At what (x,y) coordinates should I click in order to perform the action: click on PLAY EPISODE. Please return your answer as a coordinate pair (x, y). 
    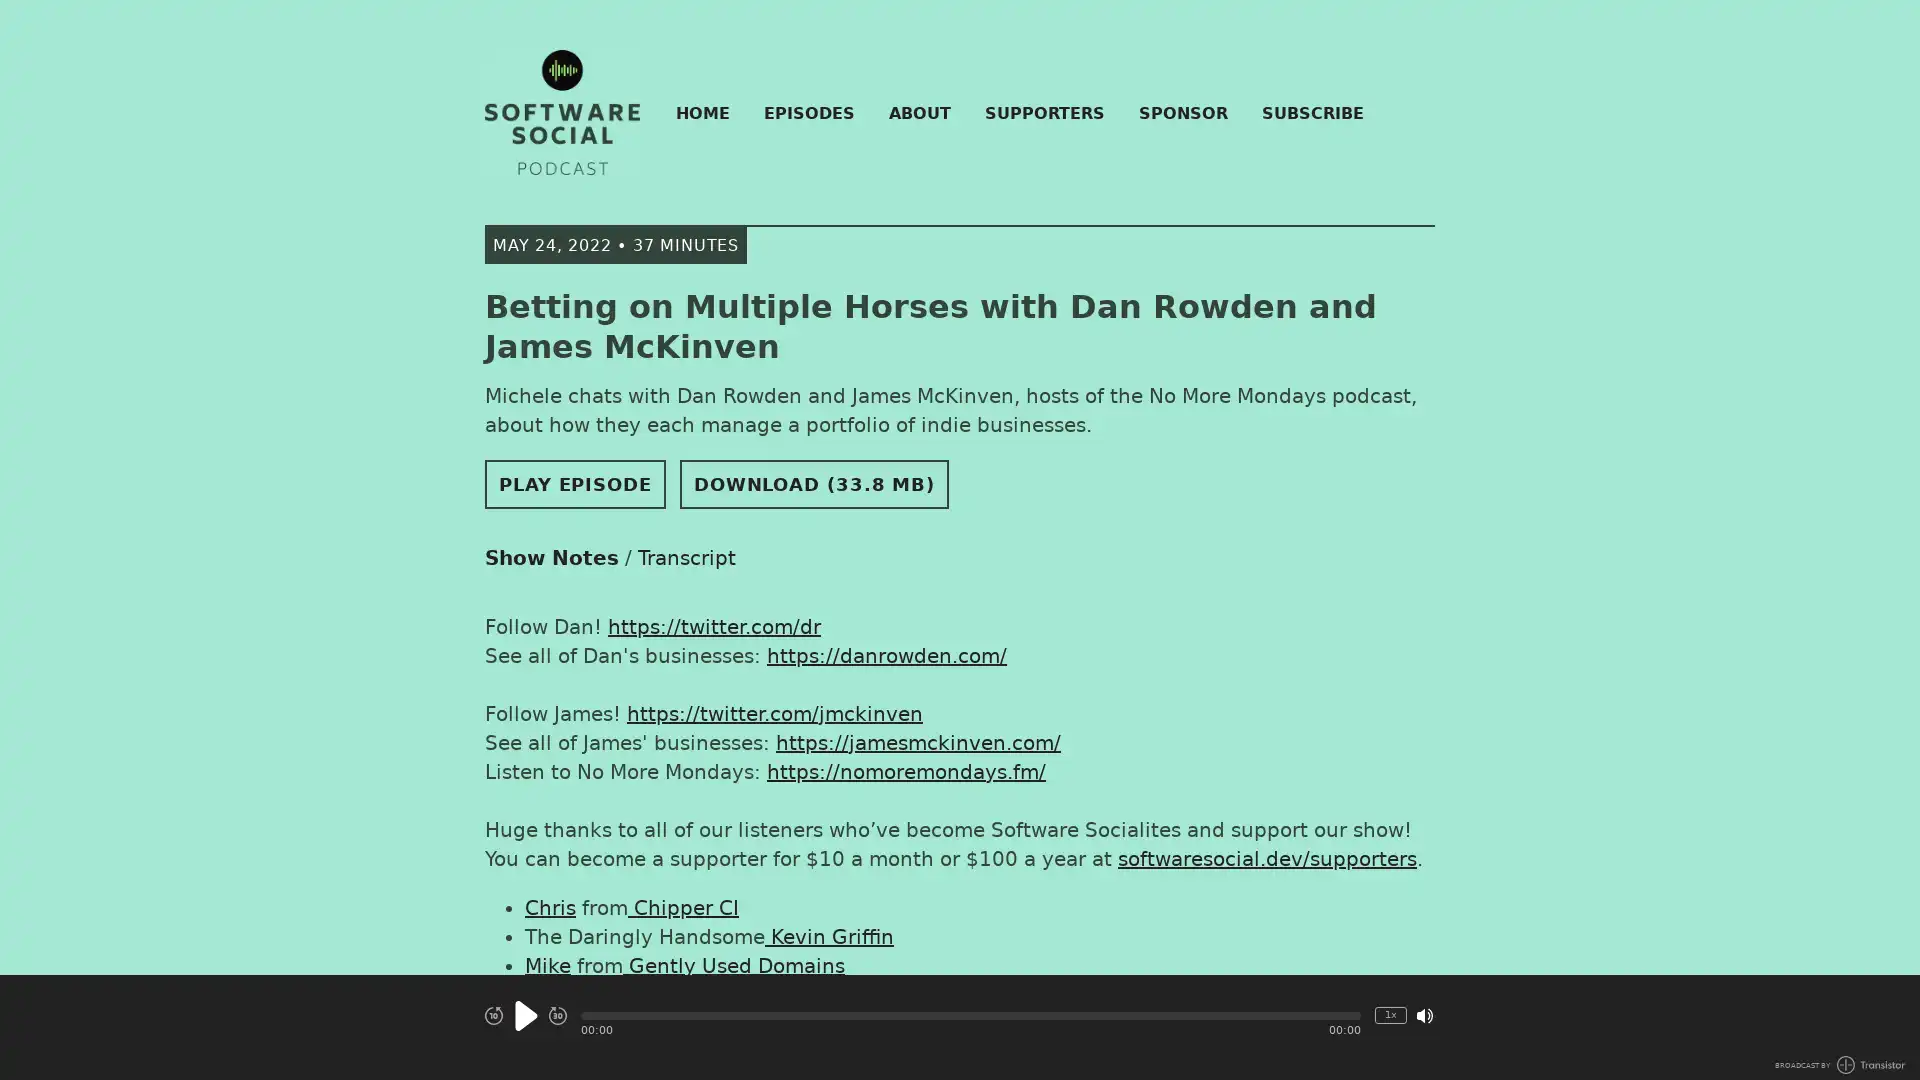
    Looking at the image, I should click on (574, 483).